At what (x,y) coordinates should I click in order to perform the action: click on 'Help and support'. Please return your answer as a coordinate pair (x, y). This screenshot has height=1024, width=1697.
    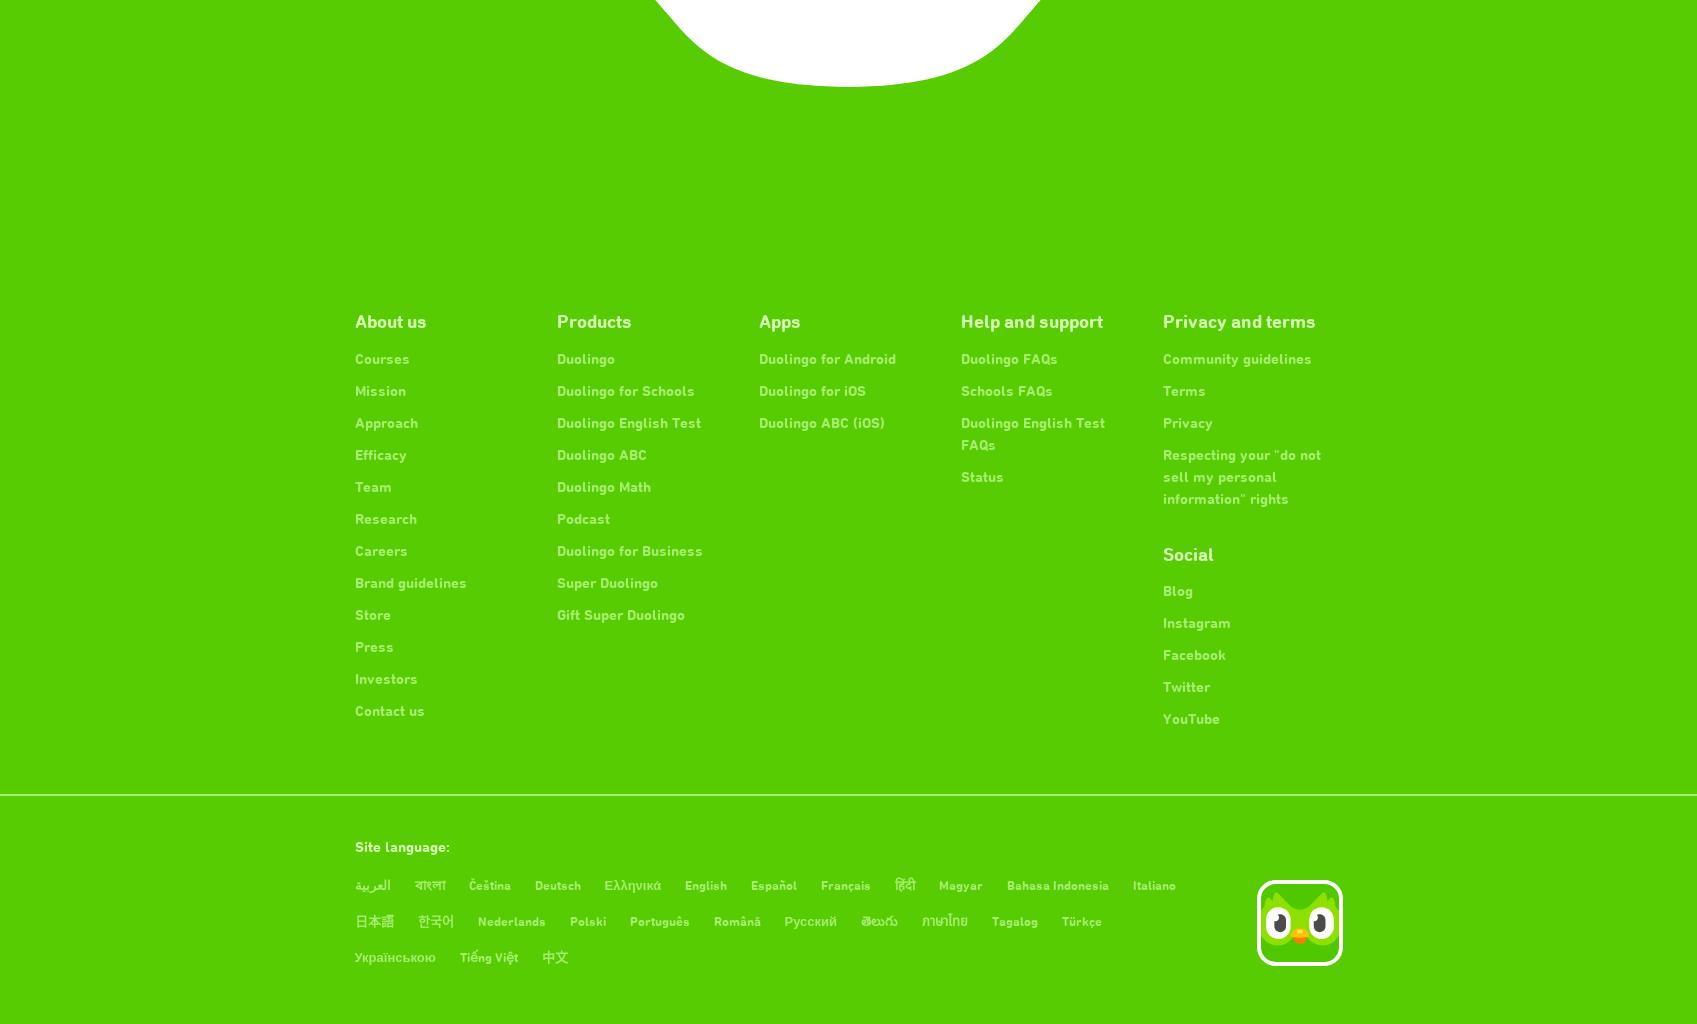
    Looking at the image, I should click on (1029, 319).